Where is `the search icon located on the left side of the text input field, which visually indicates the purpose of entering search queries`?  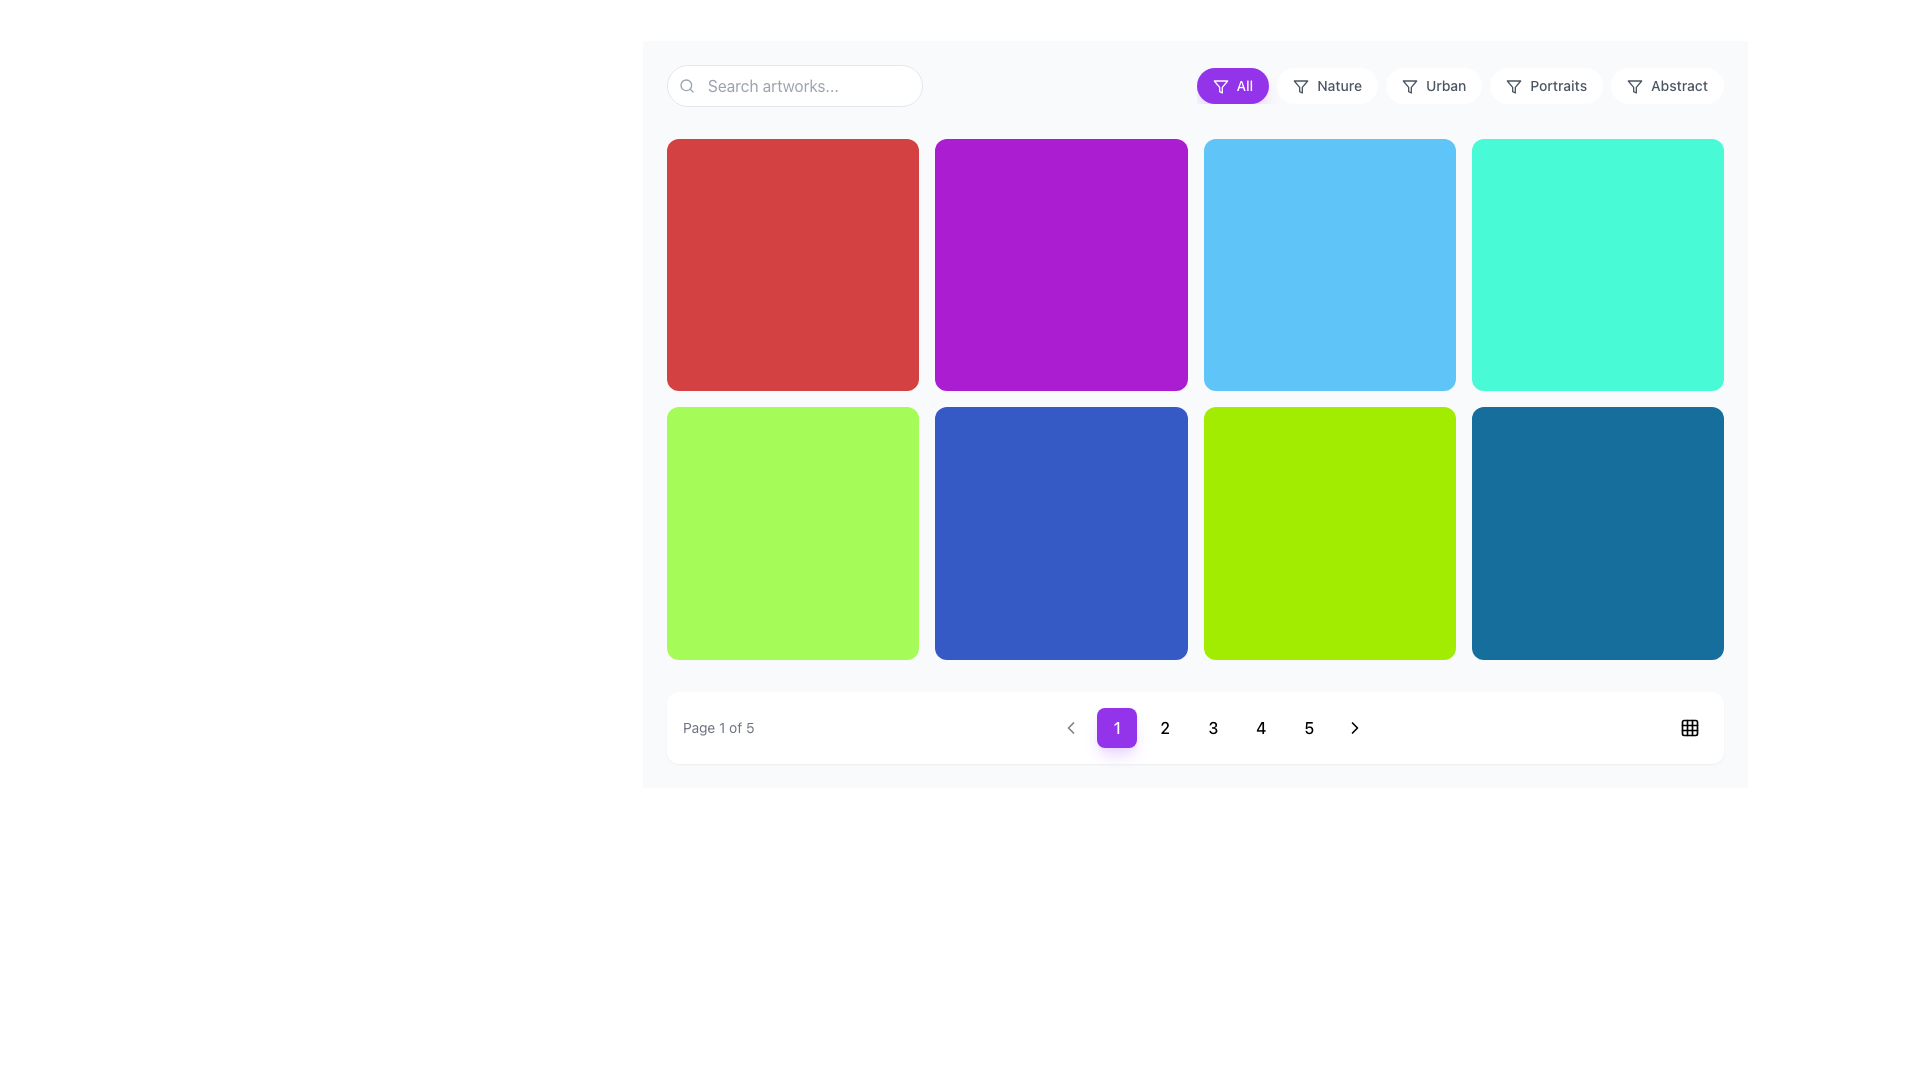 the search icon located on the left side of the text input field, which visually indicates the purpose of entering search queries is located at coordinates (686, 84).